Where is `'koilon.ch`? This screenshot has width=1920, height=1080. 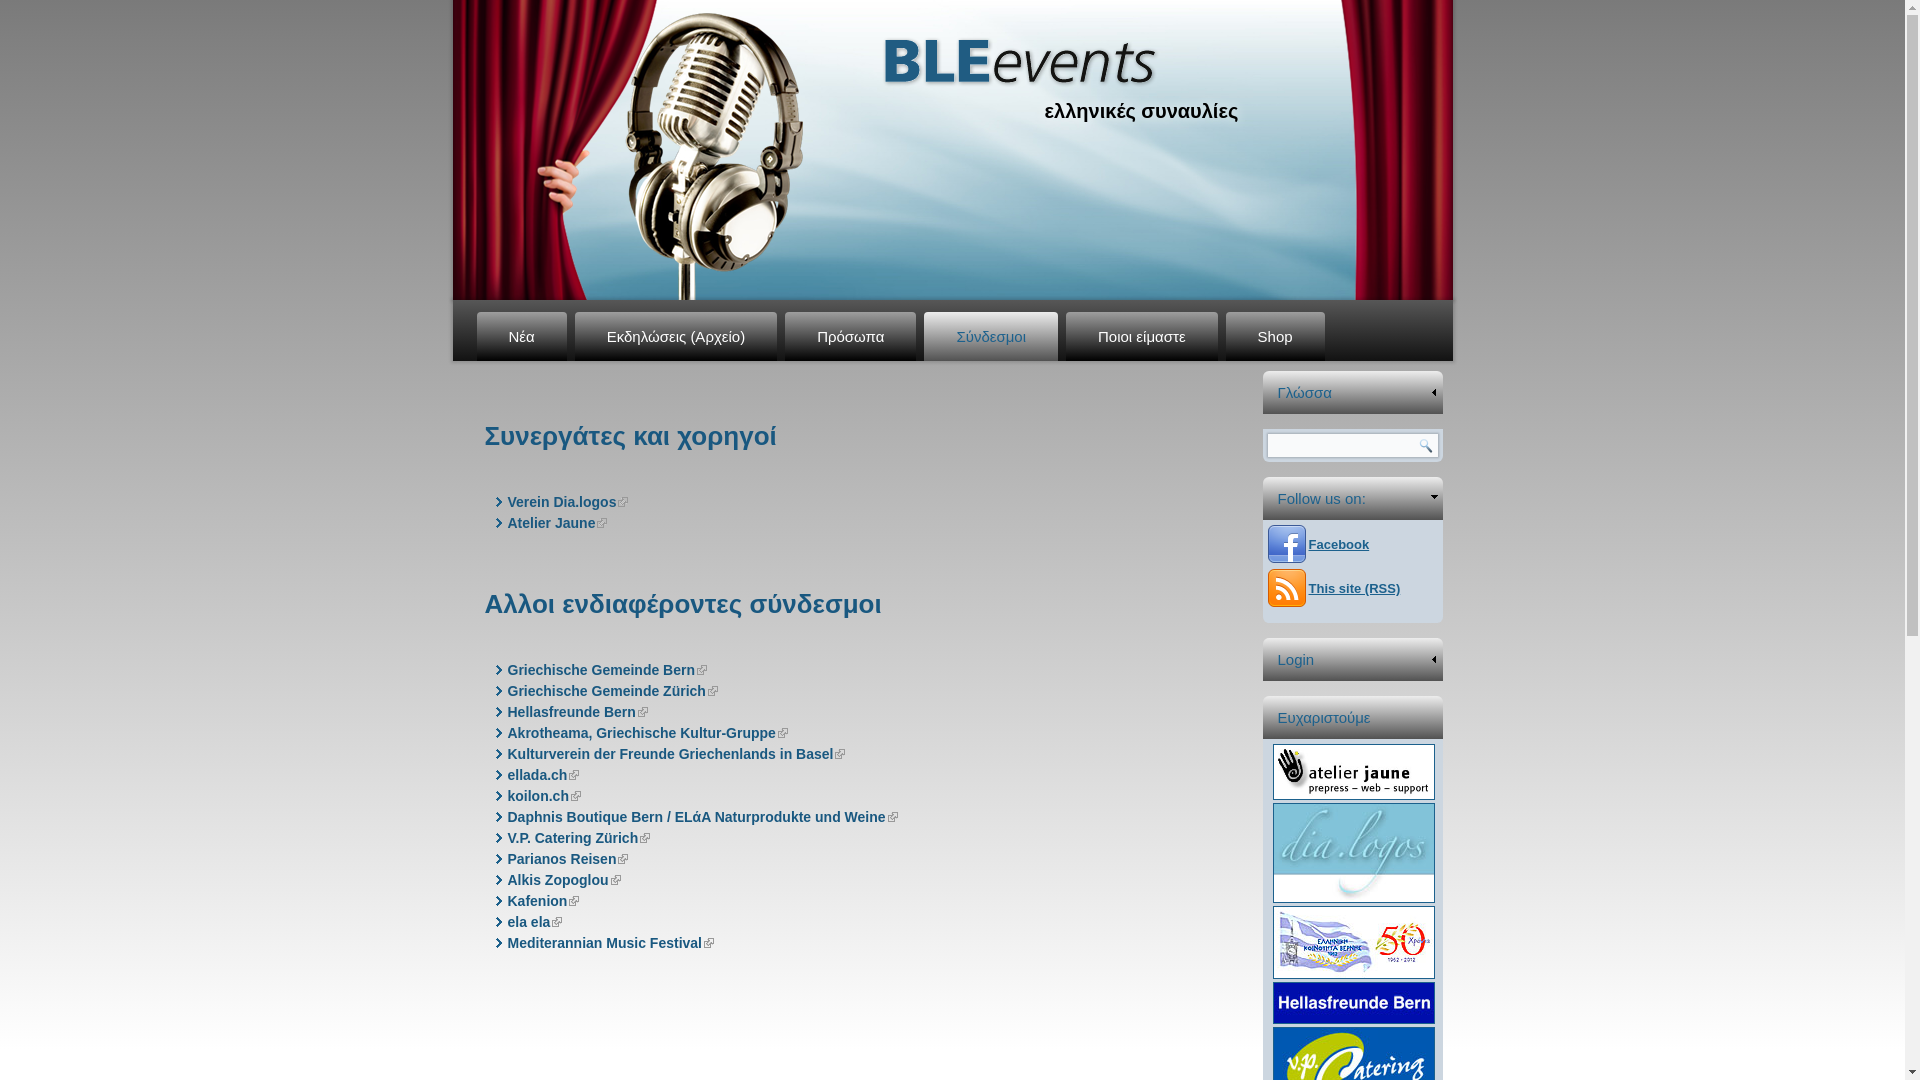
'koilon.ch is located at coordinates (508, 794).